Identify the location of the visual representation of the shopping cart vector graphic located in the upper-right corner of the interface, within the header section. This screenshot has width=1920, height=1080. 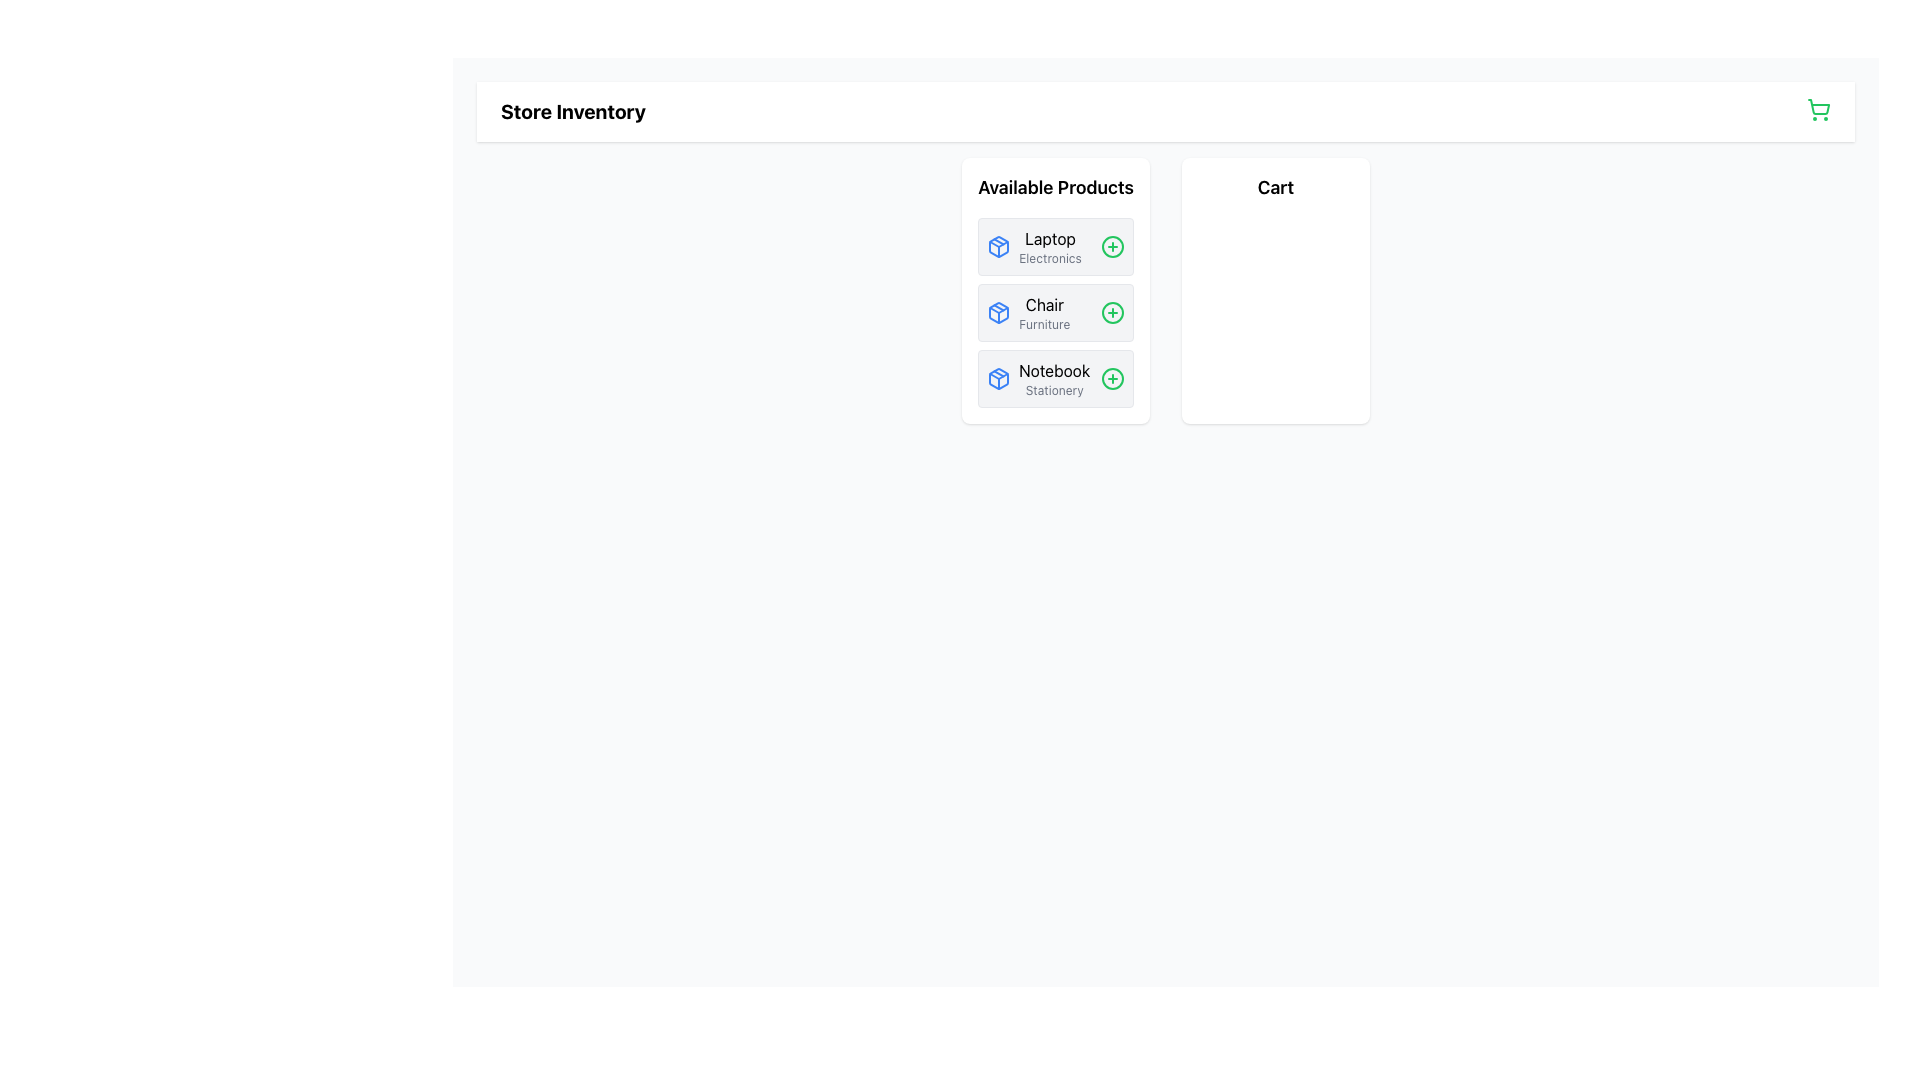
(1819, 107).